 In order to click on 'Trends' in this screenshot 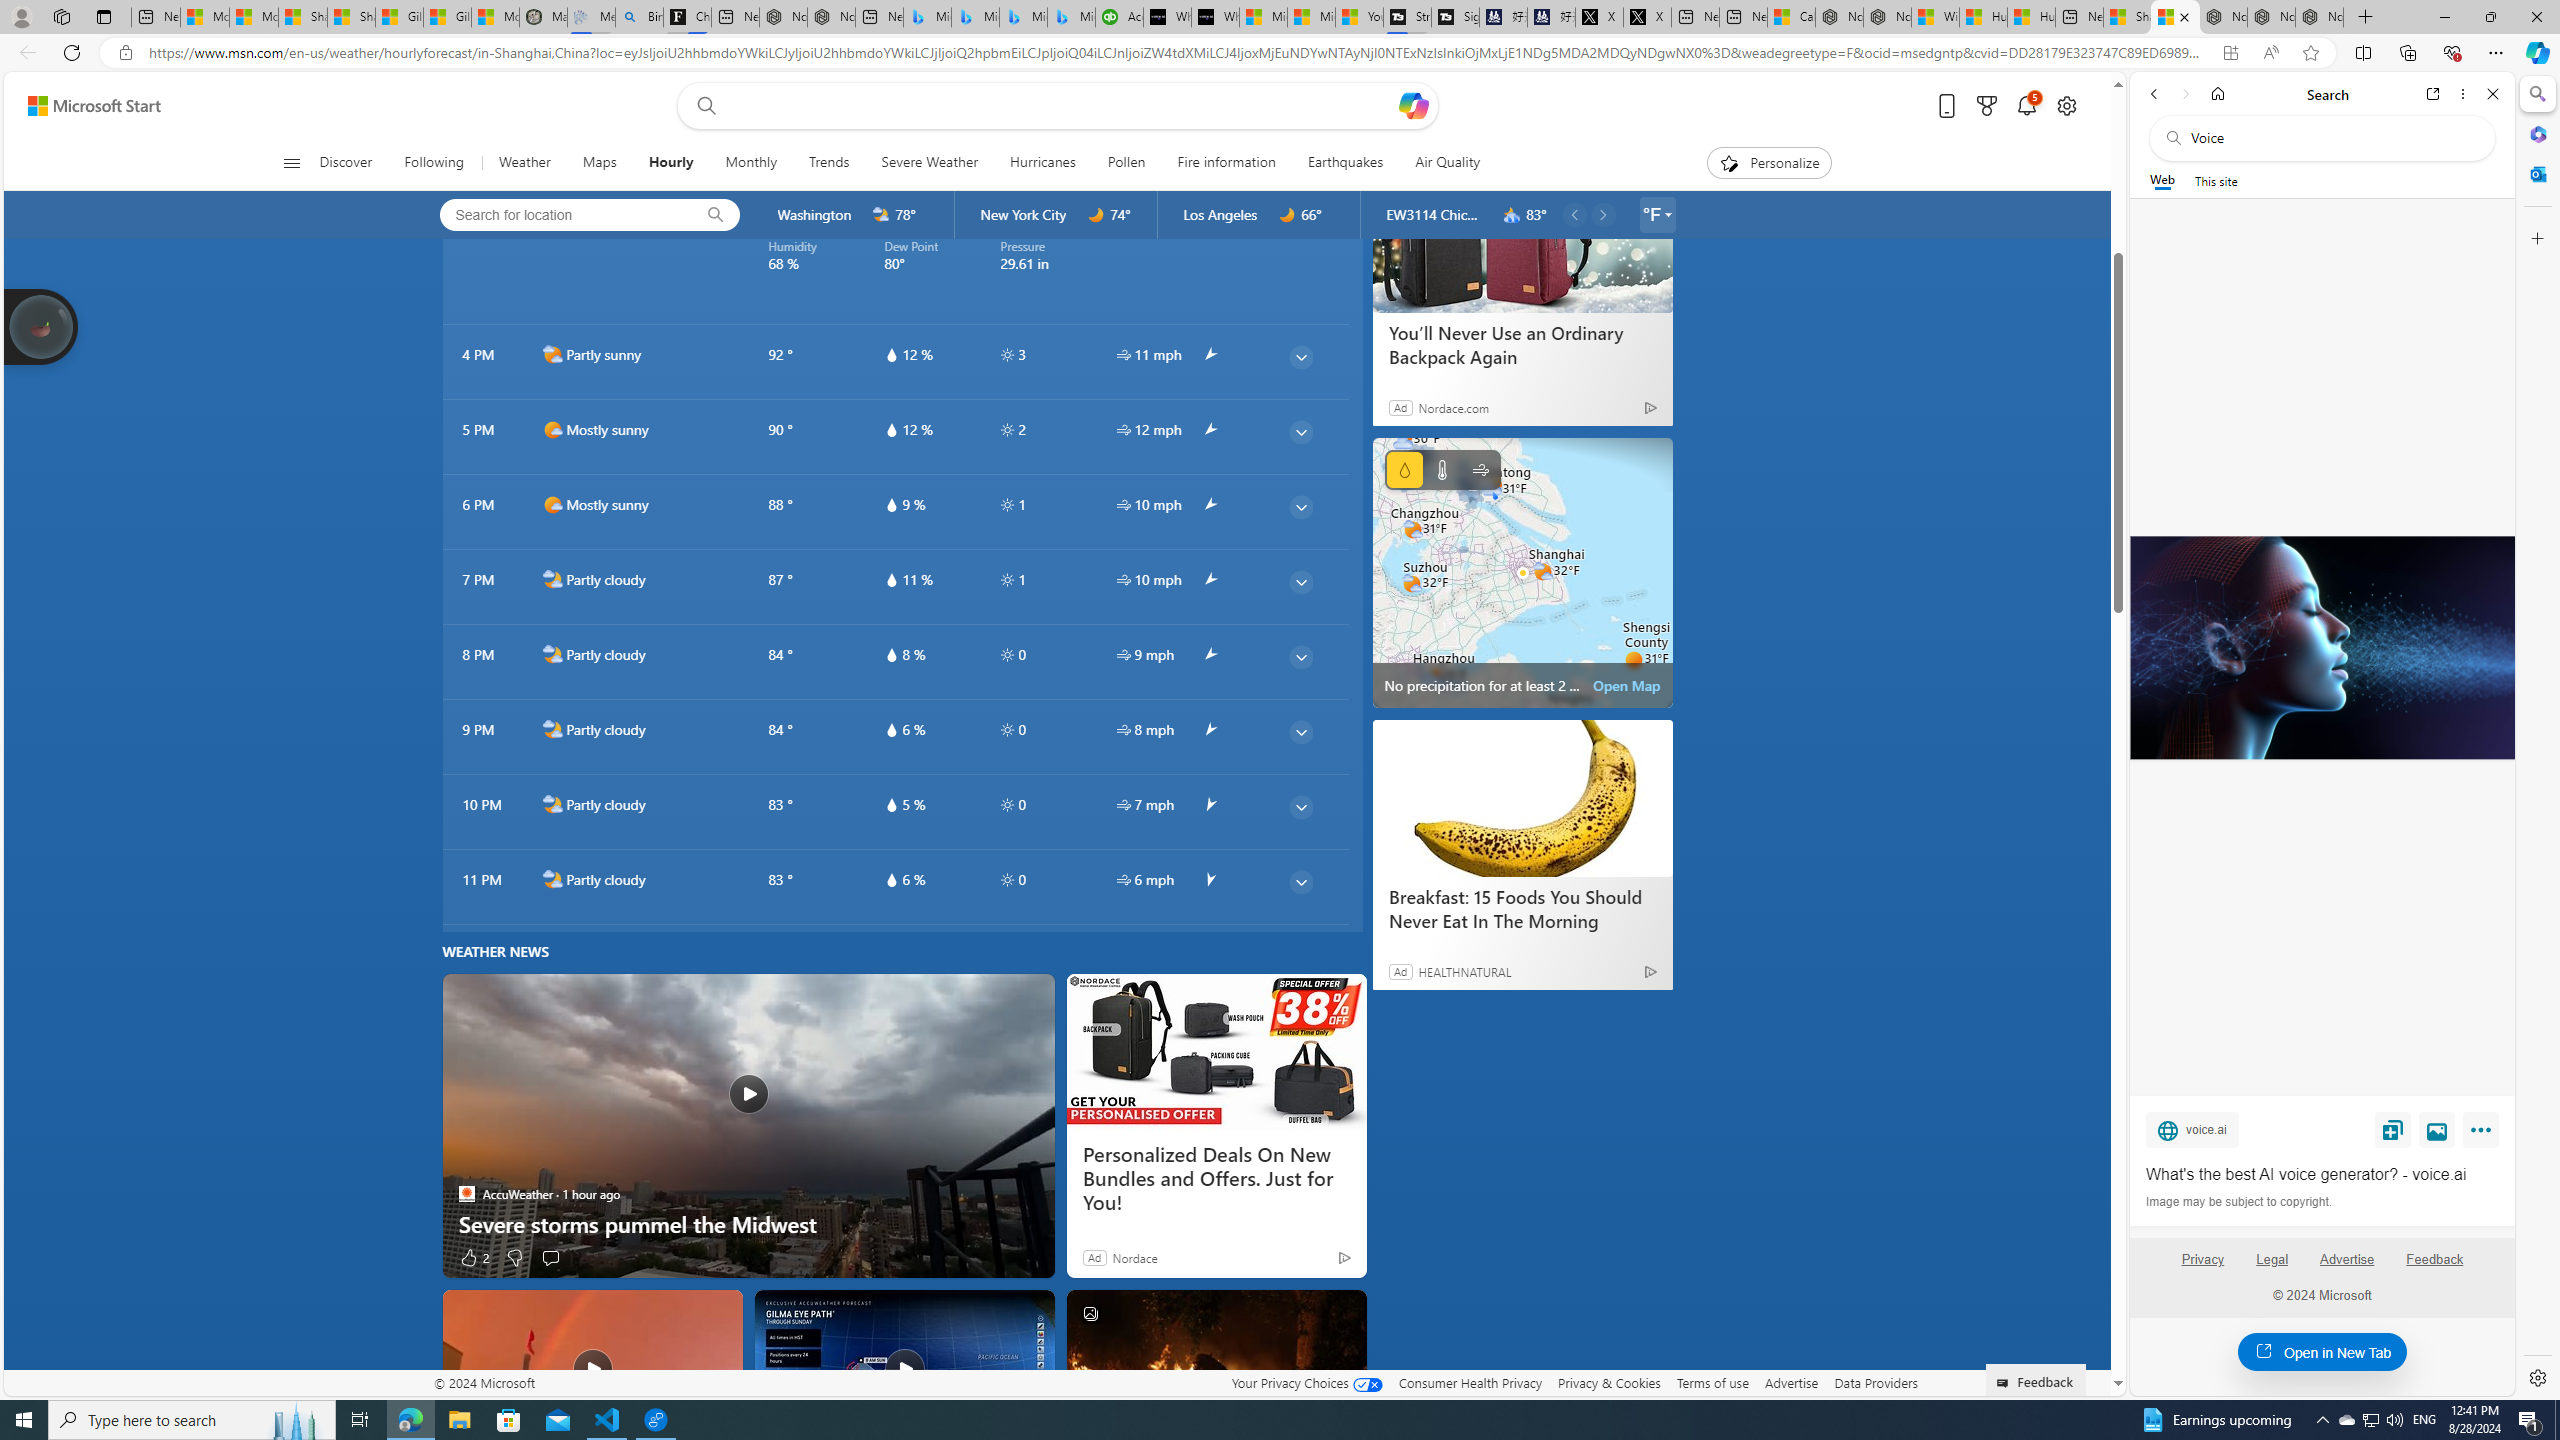, I will do `click(828, 162)`.